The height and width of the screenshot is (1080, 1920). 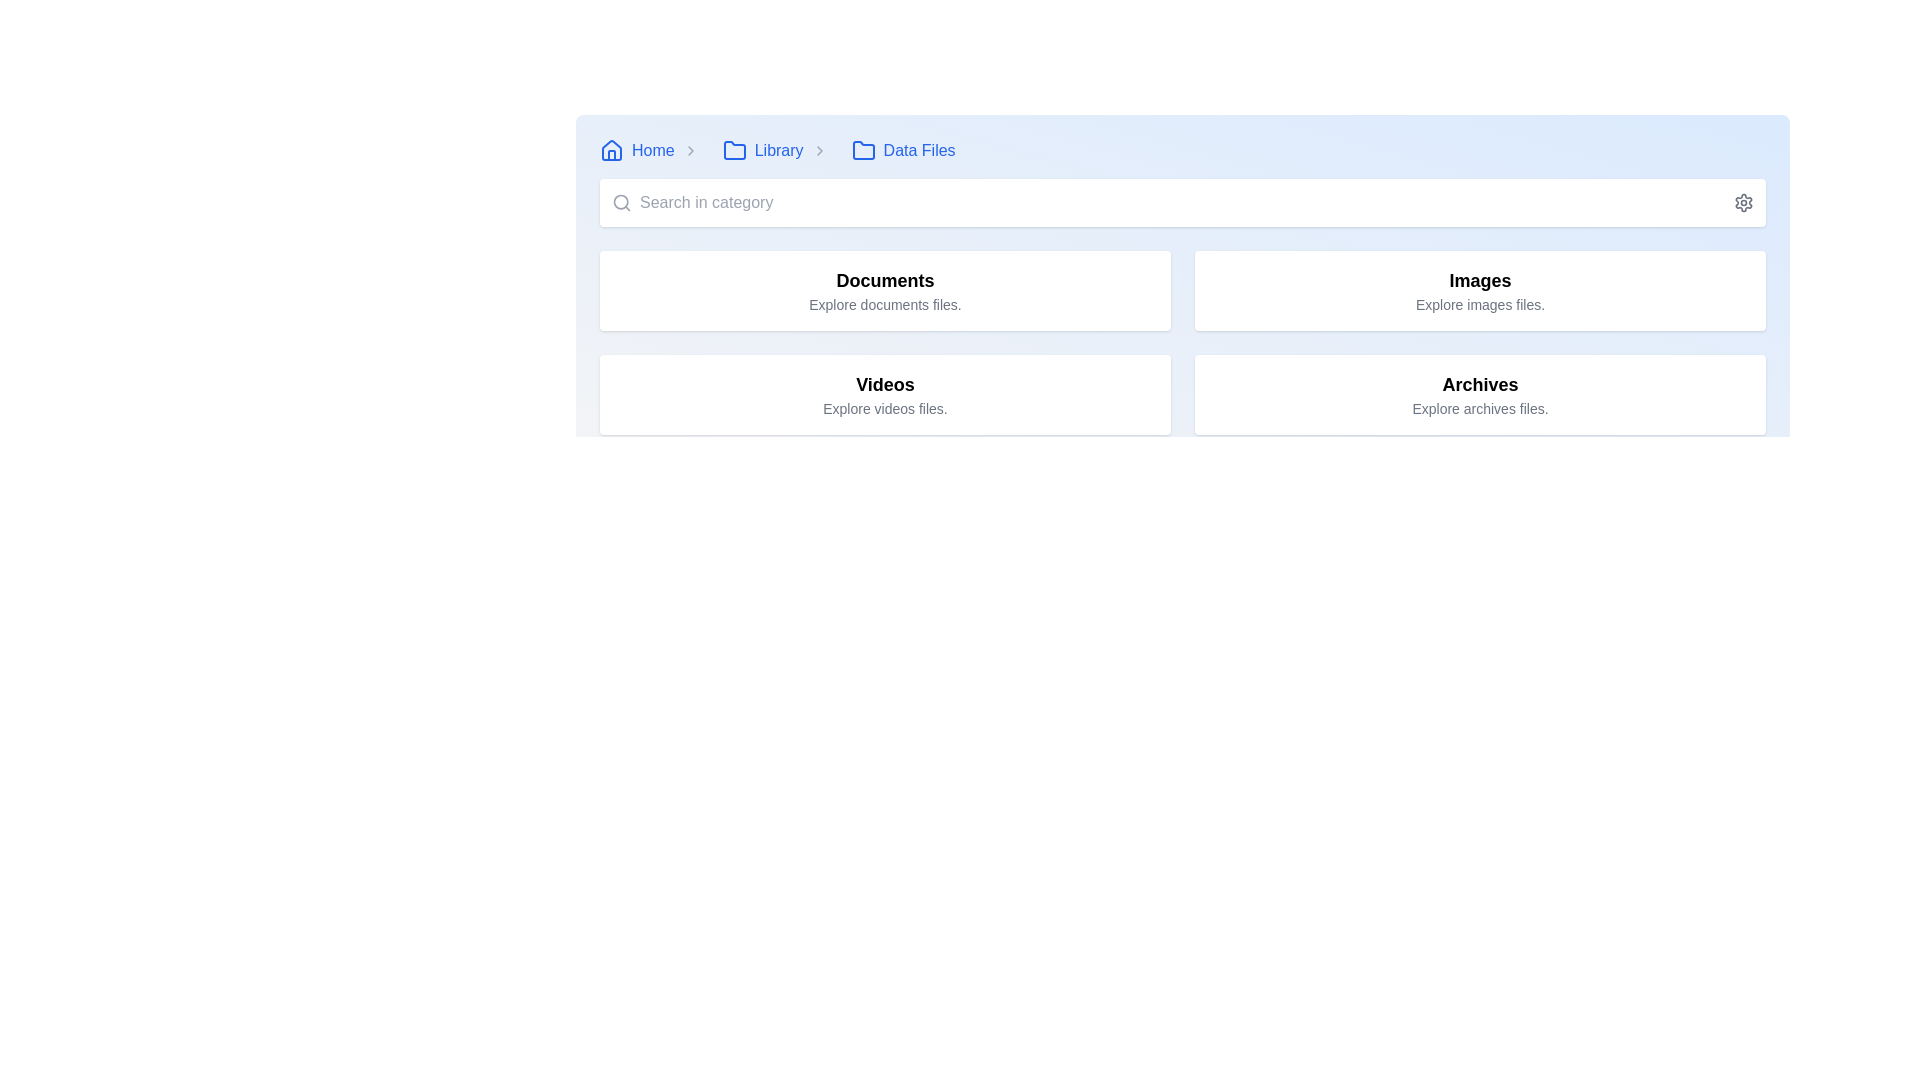 What do you see at coordinates (863, 149) in the screenshot?
I see `the 'Data Files' breadcrumb icon located at the top of the interface, which serves as a visual representation of the current navigation point` at bounding box center [863, 149].